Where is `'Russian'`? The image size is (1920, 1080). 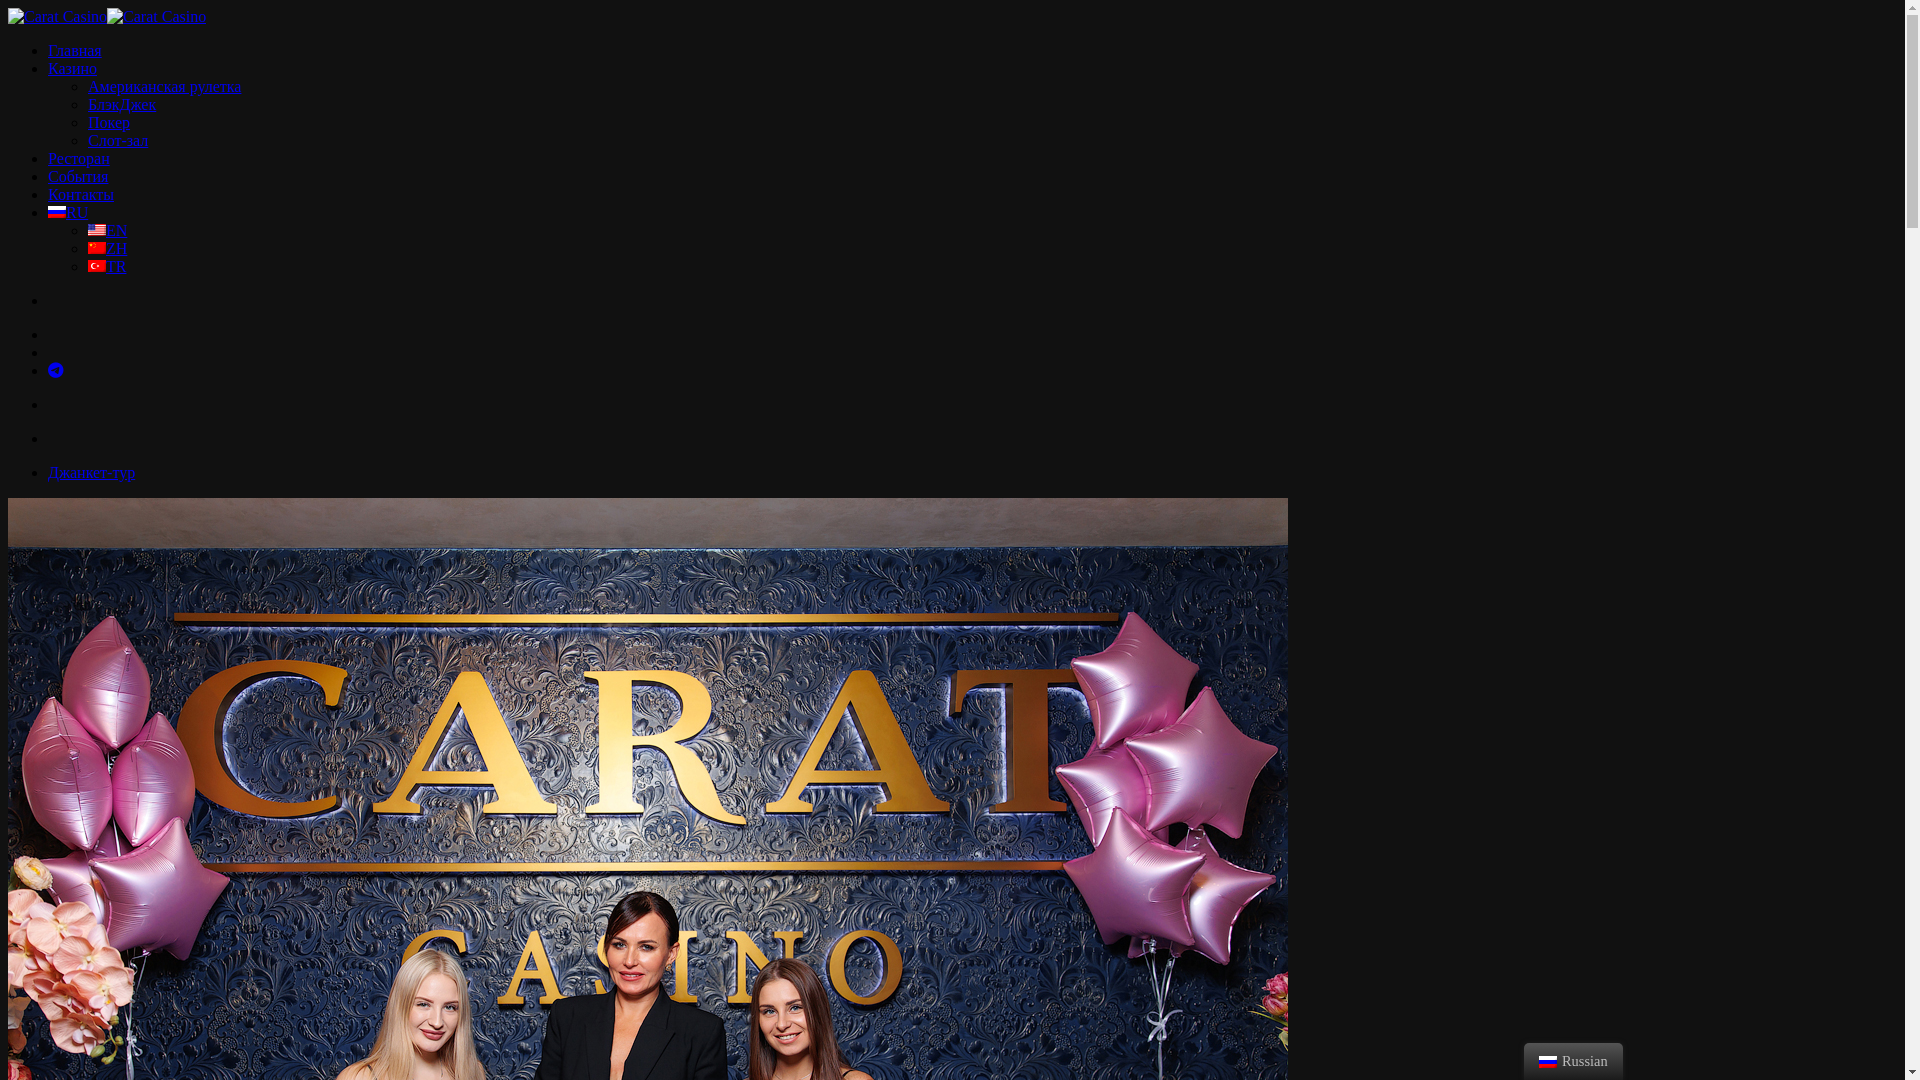 'Russian' is located at coordinates (57, 212).